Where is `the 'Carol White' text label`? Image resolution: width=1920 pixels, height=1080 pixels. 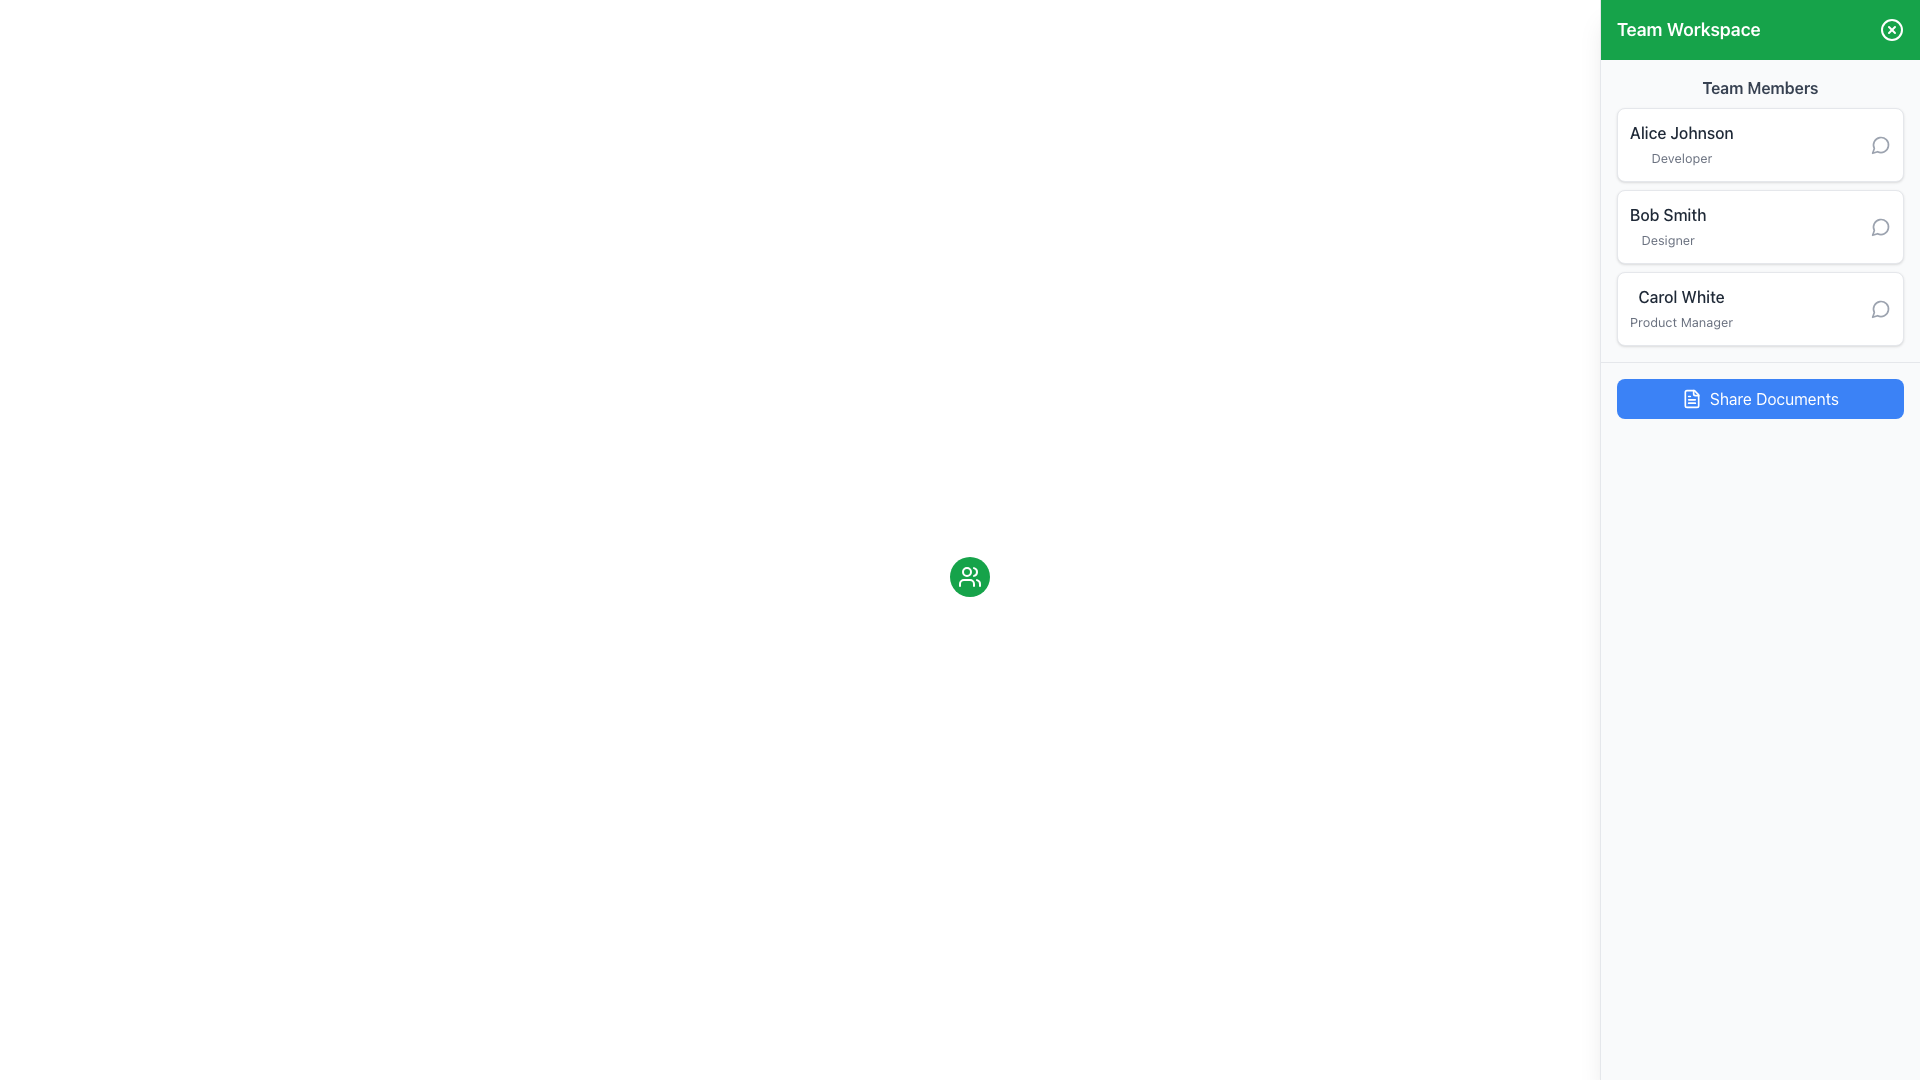 the 'Carol White' text label is located at coordinates (1680, 297).